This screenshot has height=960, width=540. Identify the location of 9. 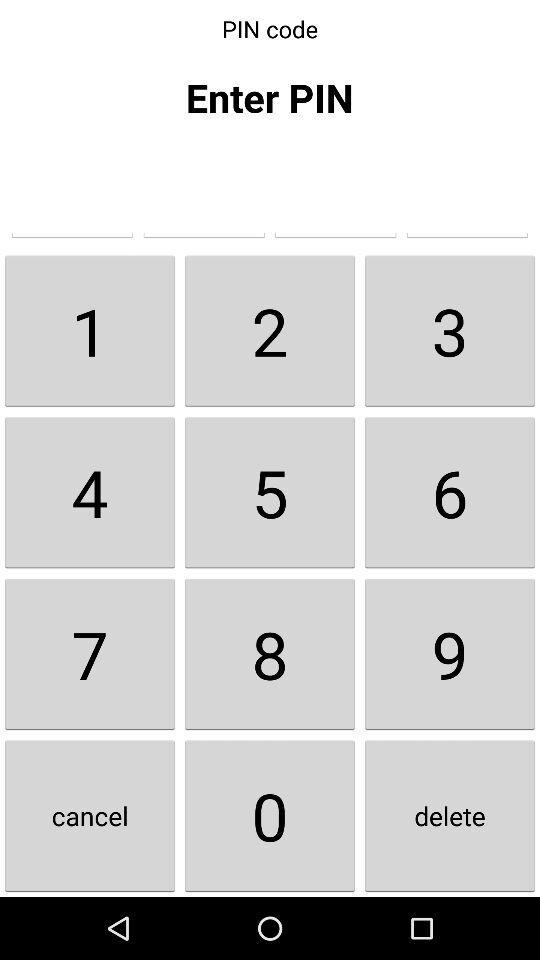
(449, 653).